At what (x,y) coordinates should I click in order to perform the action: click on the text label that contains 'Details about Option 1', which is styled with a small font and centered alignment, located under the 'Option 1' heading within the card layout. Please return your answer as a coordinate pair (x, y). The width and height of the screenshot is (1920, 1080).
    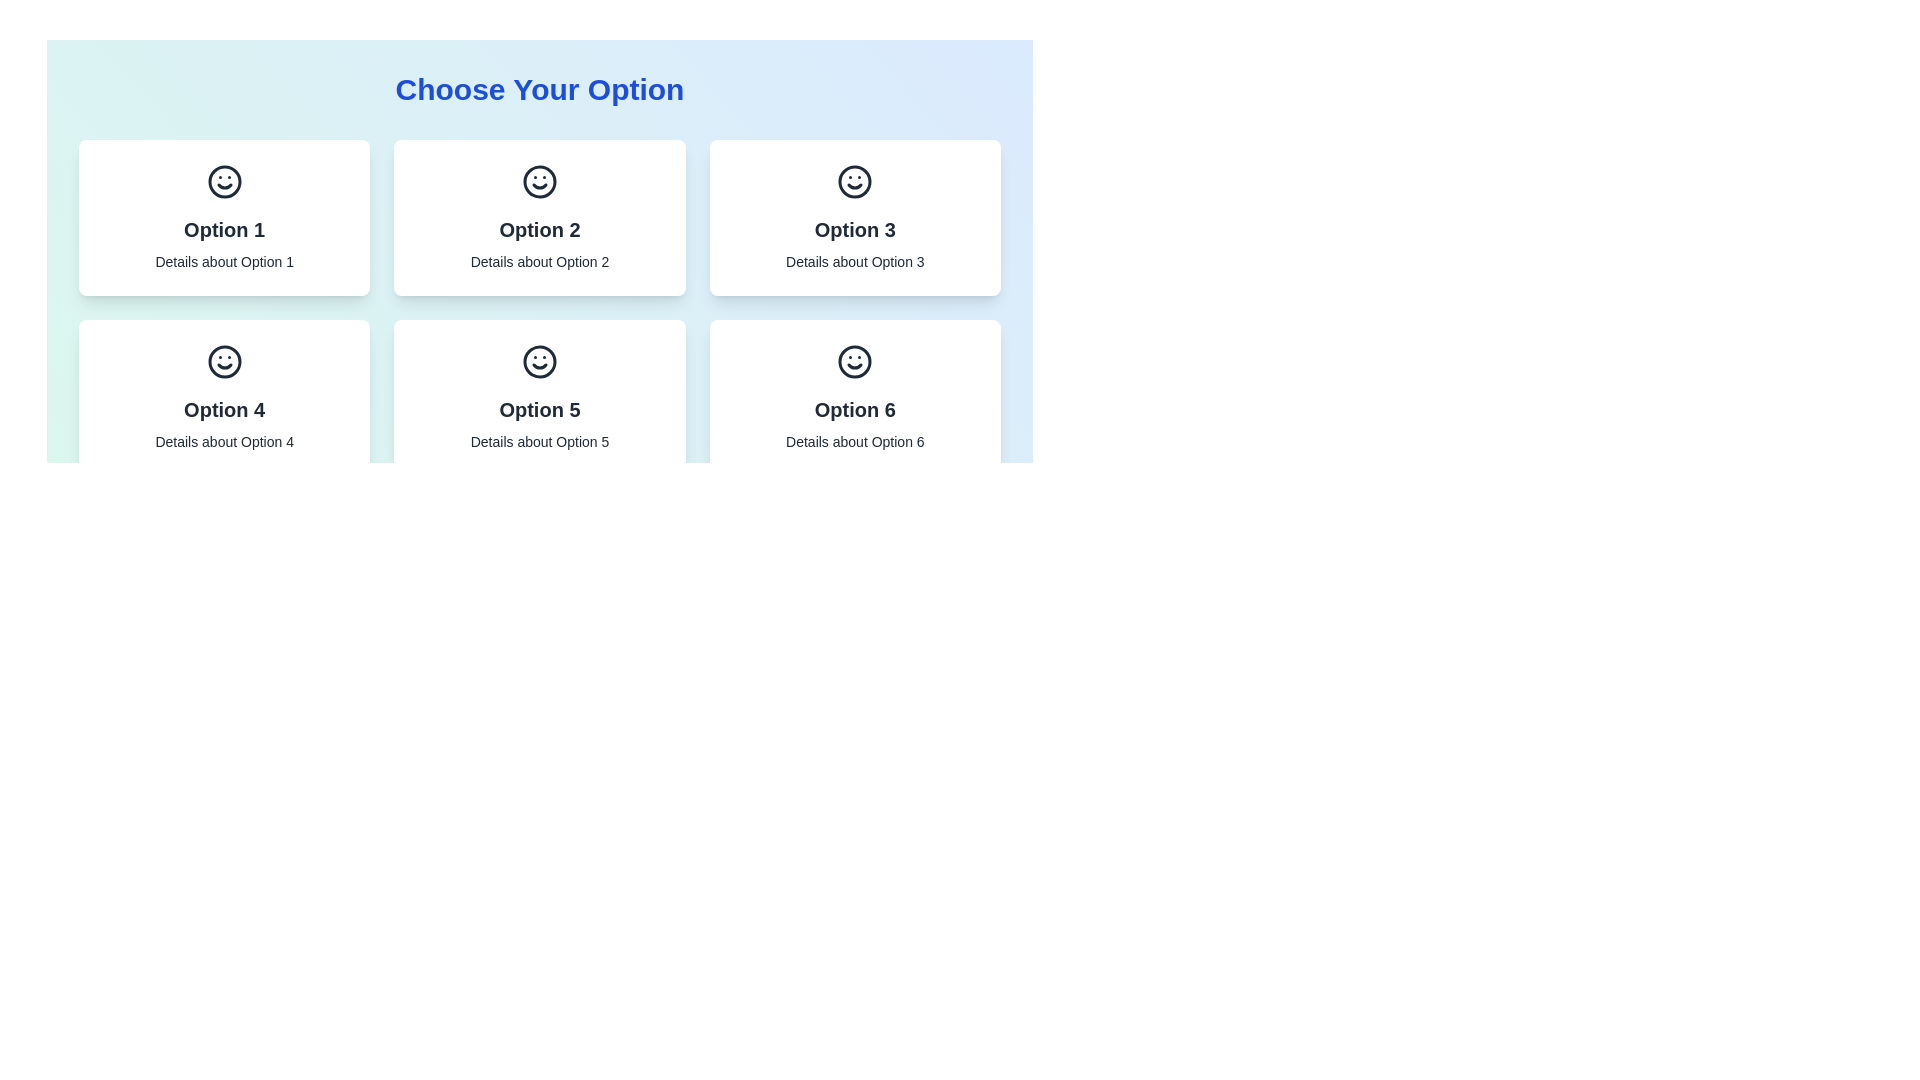
    Looking at the image, I should click on (224, 261).